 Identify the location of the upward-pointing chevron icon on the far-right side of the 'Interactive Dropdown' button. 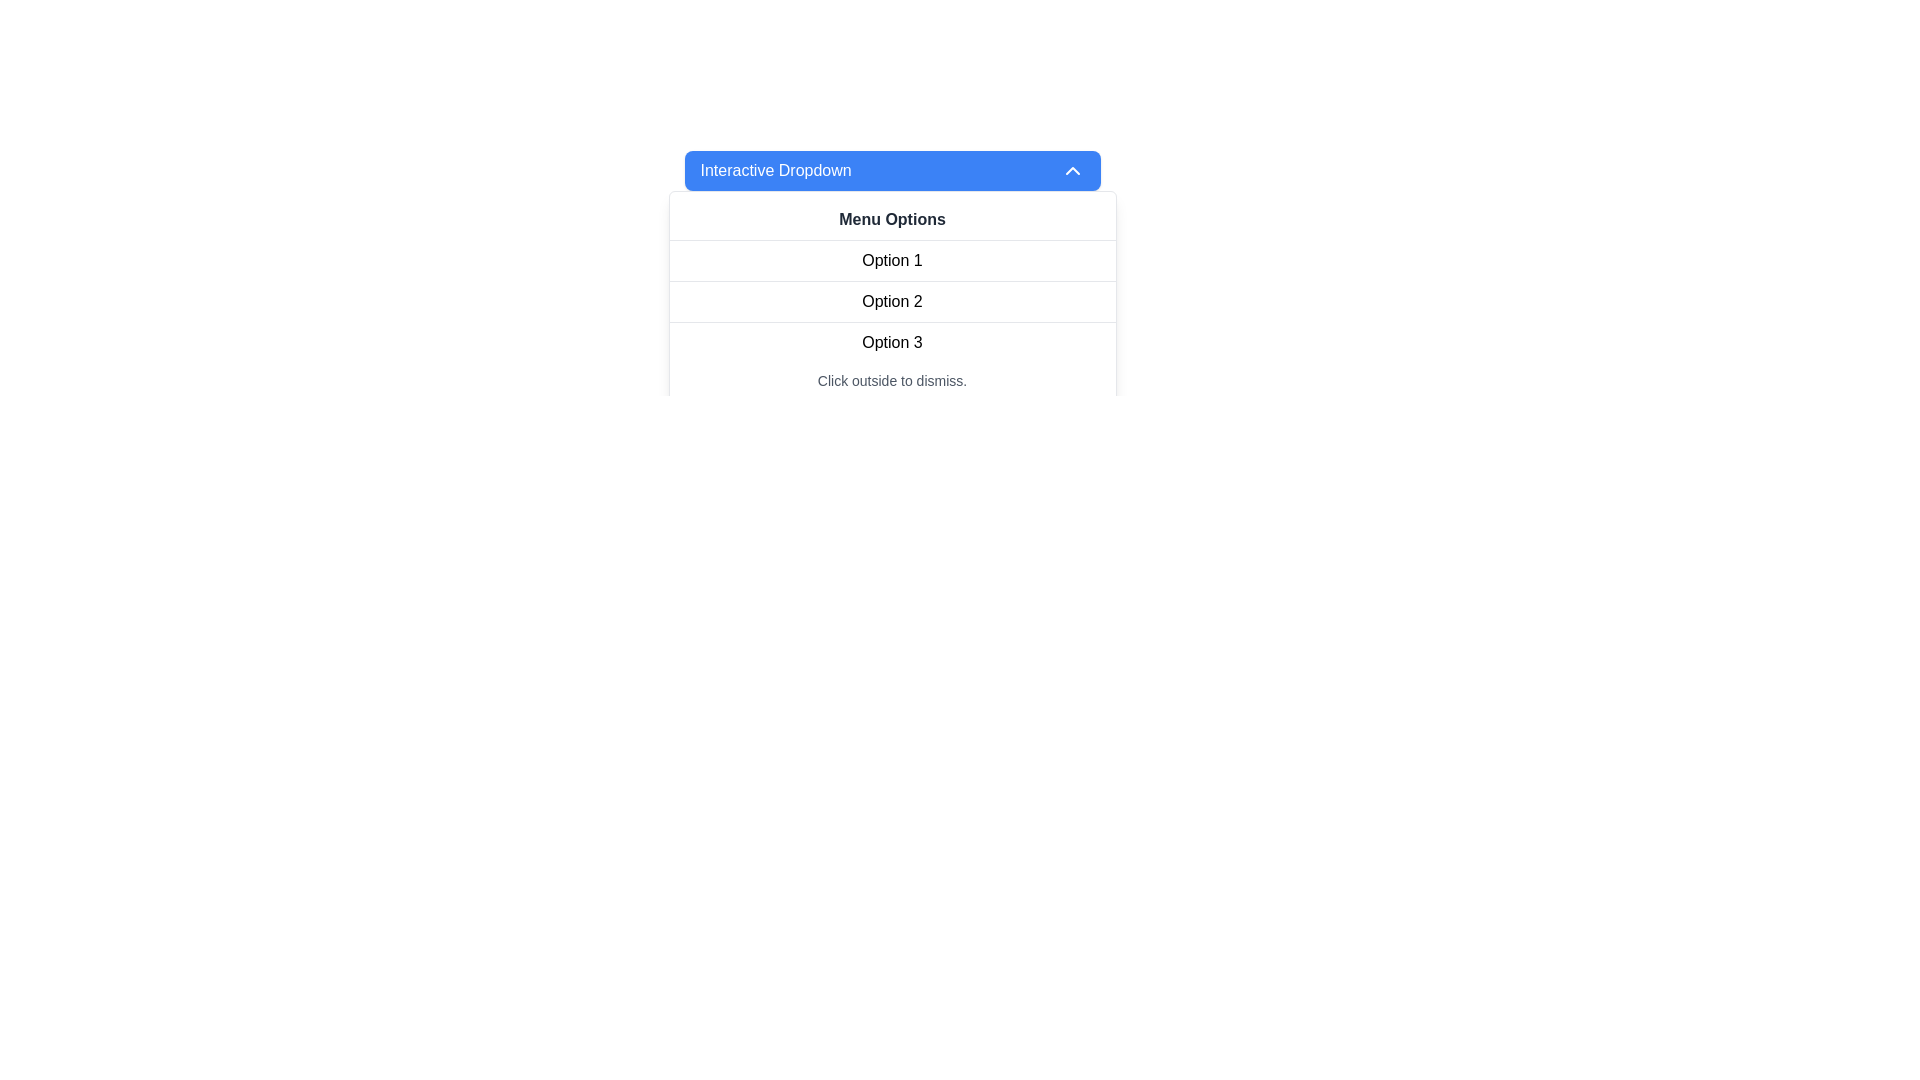
(1071, 169).